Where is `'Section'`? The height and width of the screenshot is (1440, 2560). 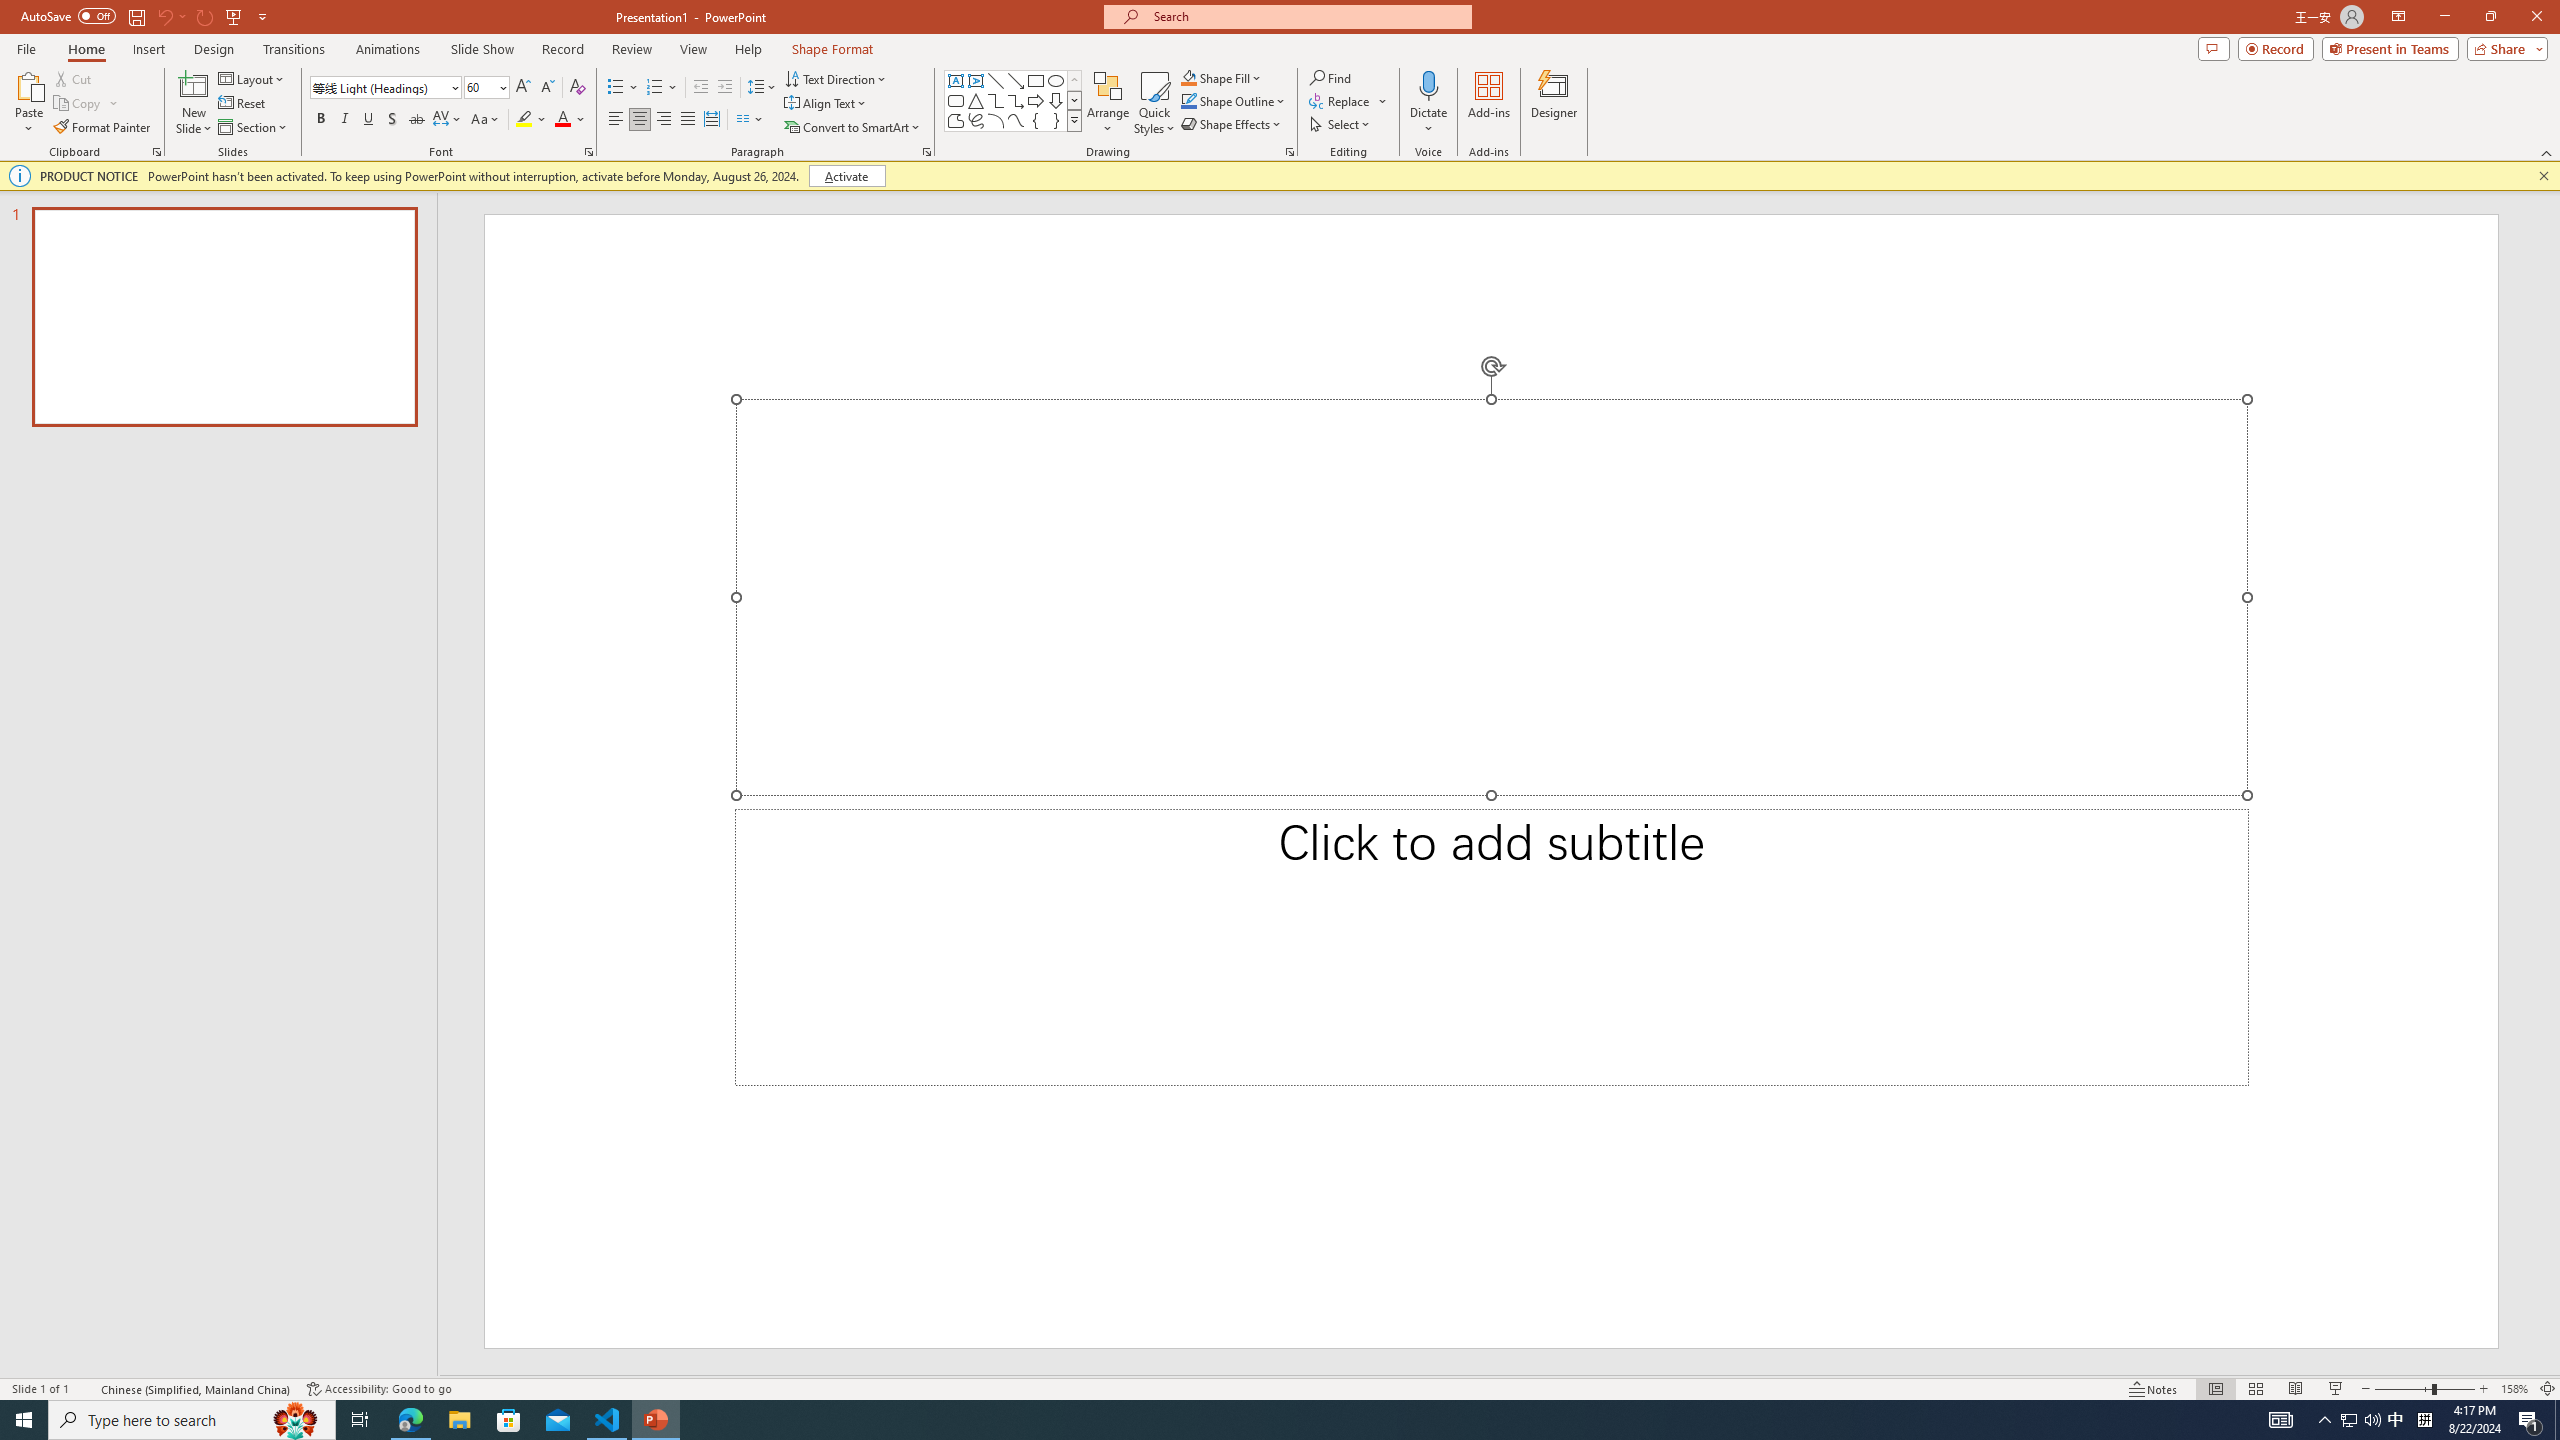
'Section' is located at coordinates (253, 127).